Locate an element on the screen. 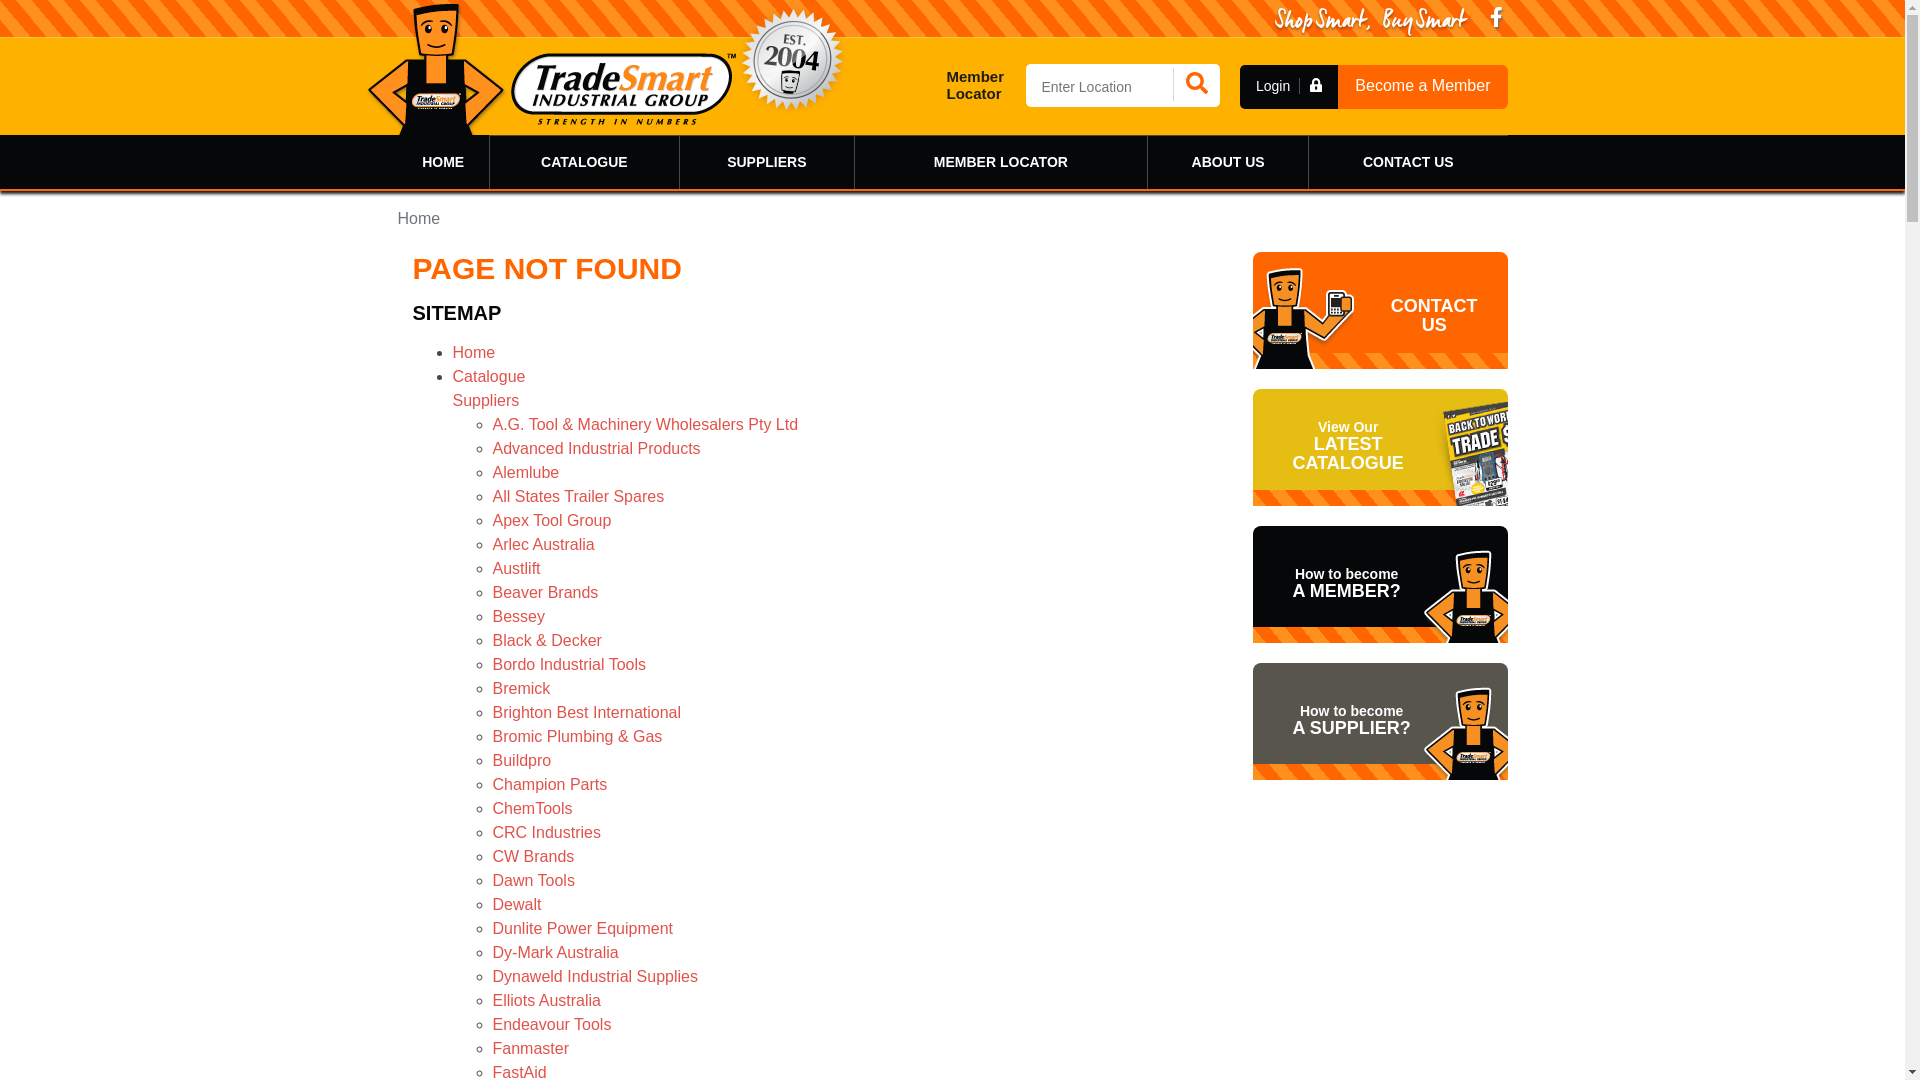 This screenshot has width=1920, height=1080. 'Alemlube' is located at coordinates (525, 472).